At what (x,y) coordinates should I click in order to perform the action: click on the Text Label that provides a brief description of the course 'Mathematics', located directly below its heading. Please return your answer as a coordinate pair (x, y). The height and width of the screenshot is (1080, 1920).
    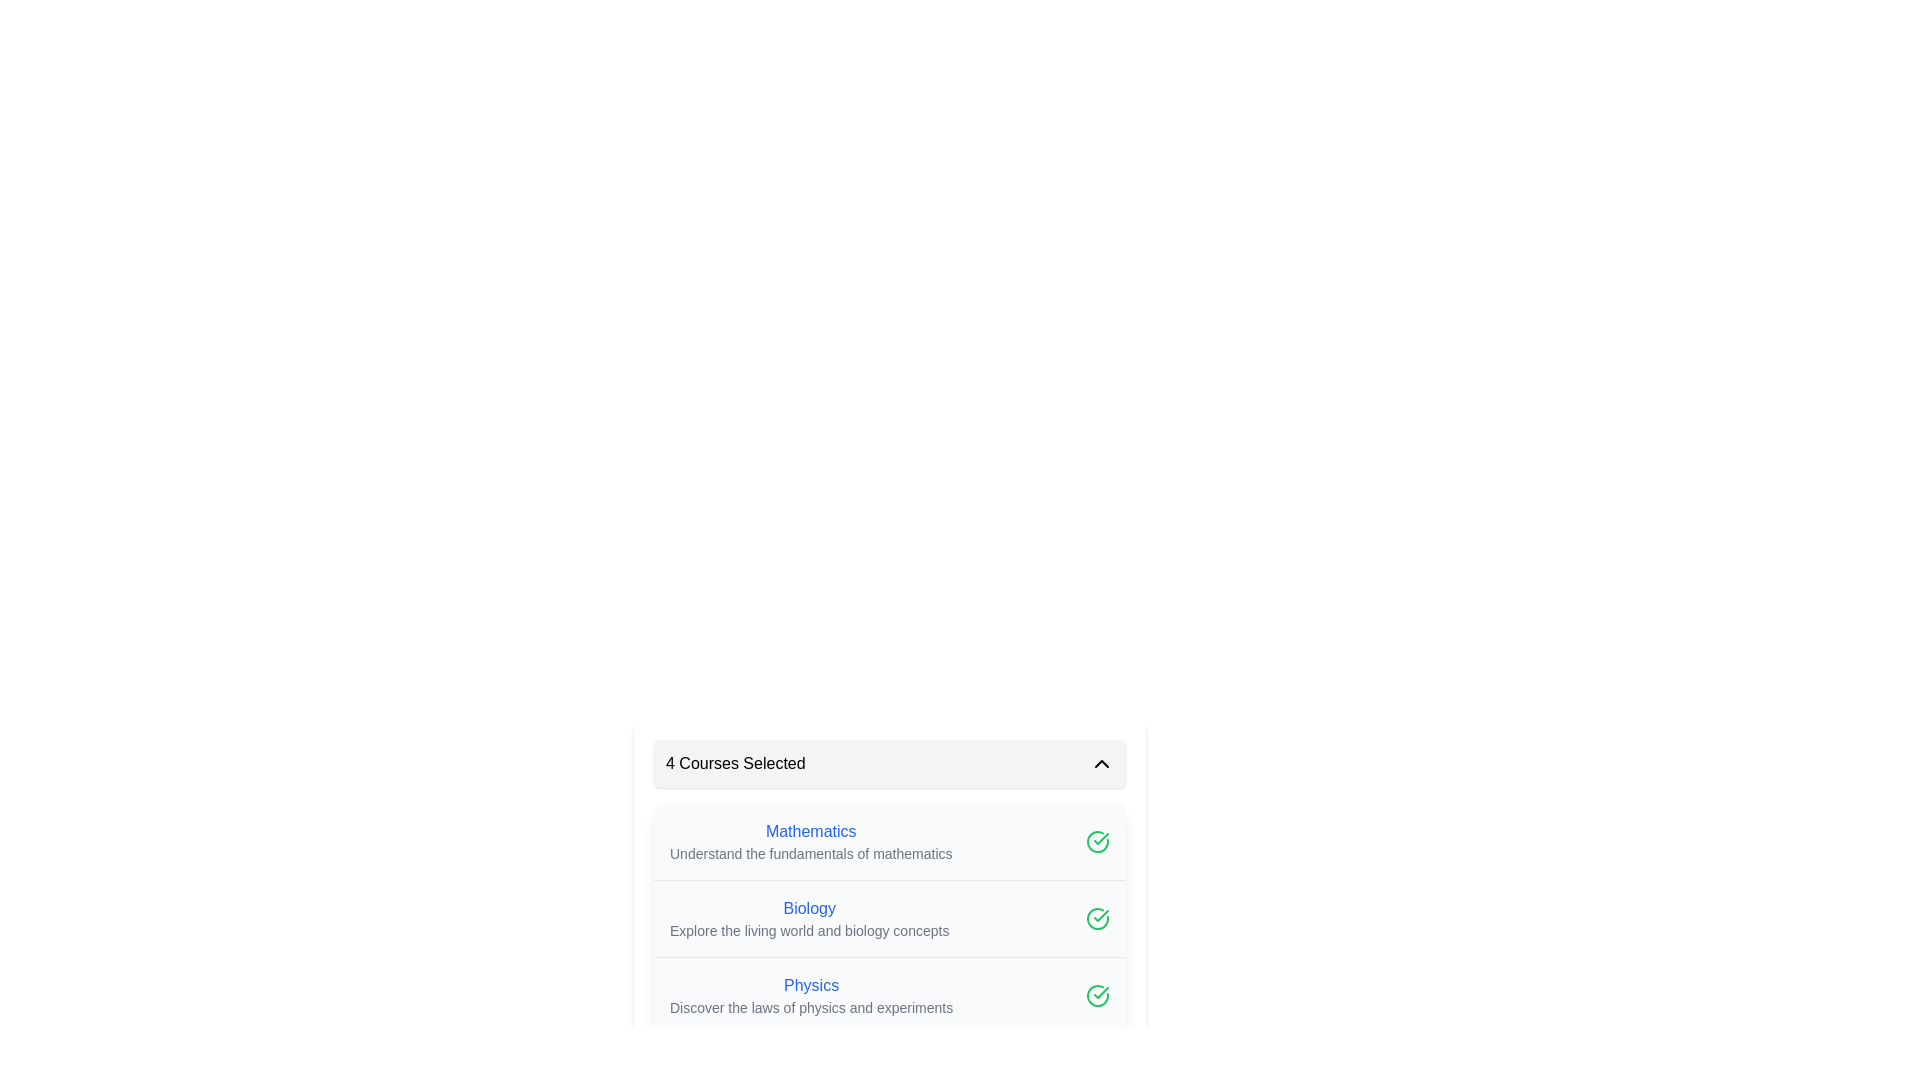
    Looking at the image, I should click on (811, 853).